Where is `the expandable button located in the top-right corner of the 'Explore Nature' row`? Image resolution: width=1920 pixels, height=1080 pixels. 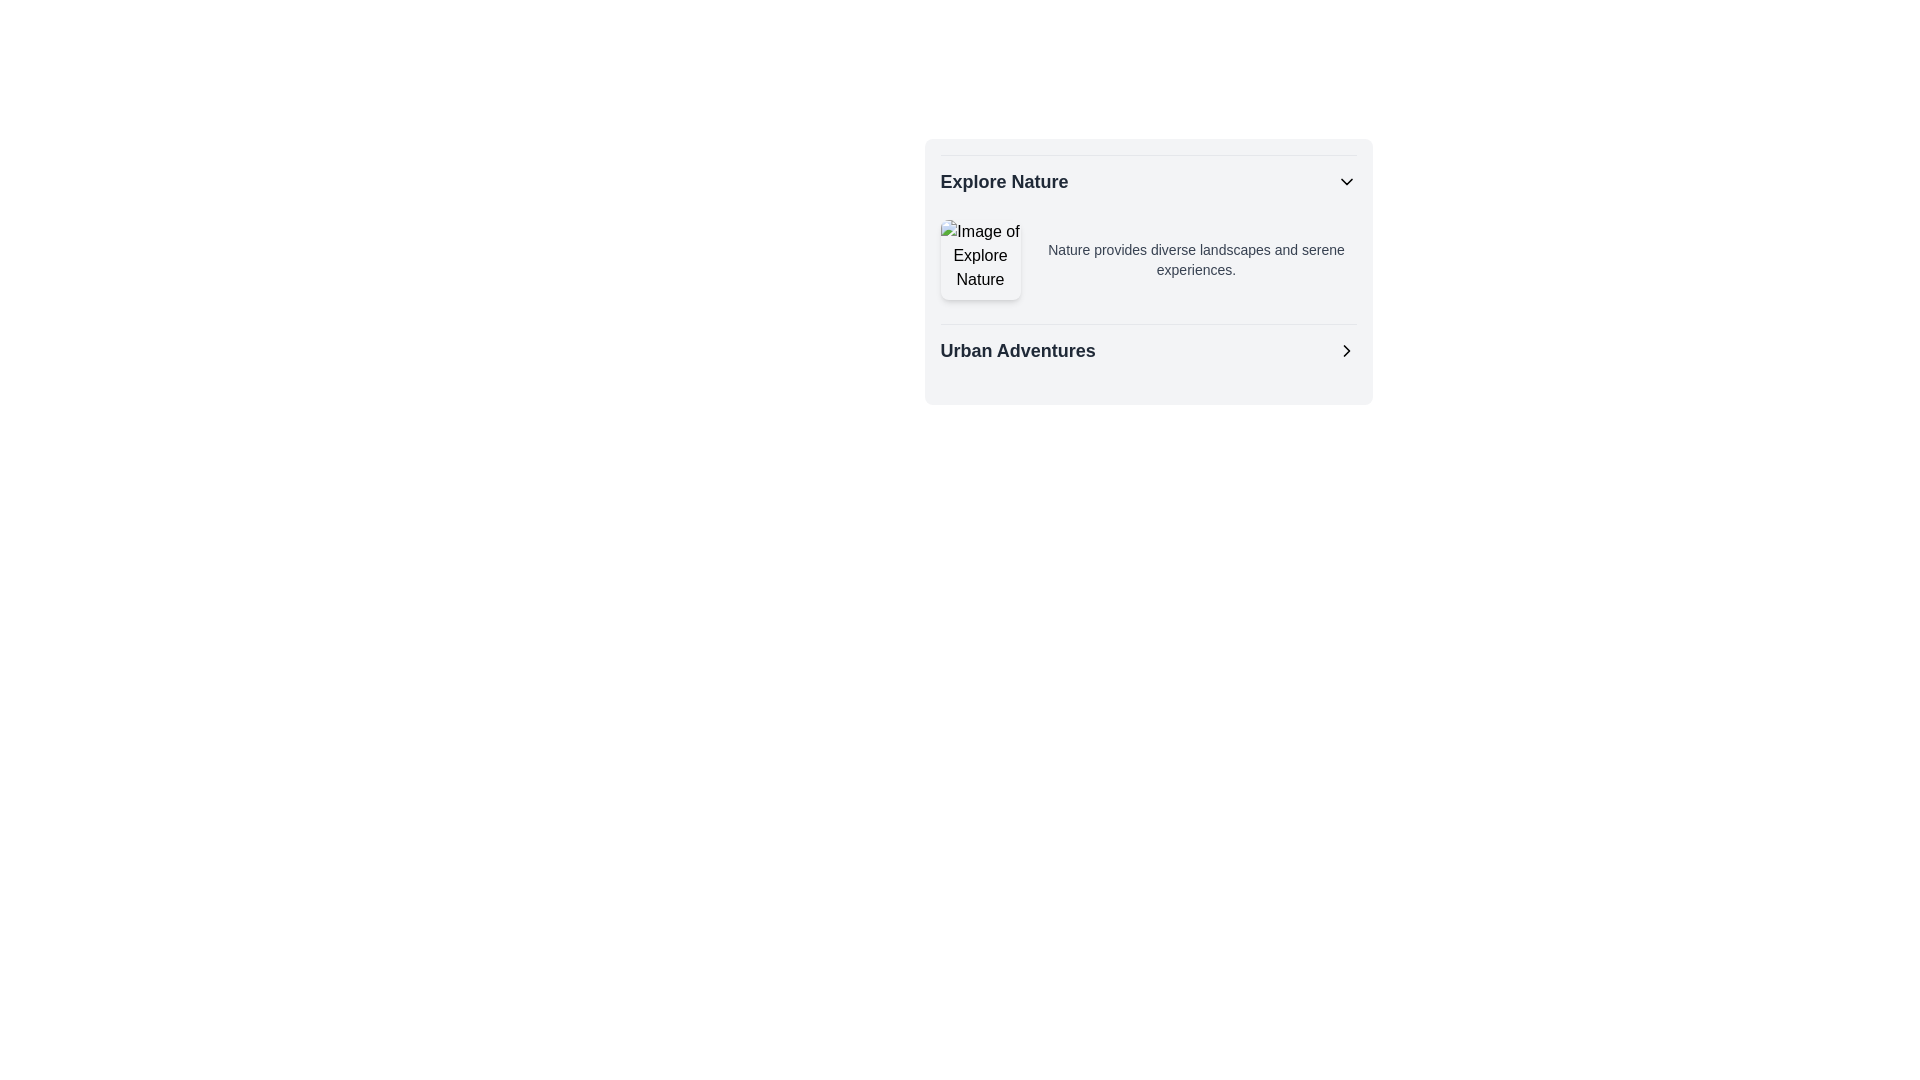 the expandable button located in the top-right corner of the 'Explore Nature' row is located at coordinates (1346, 181).